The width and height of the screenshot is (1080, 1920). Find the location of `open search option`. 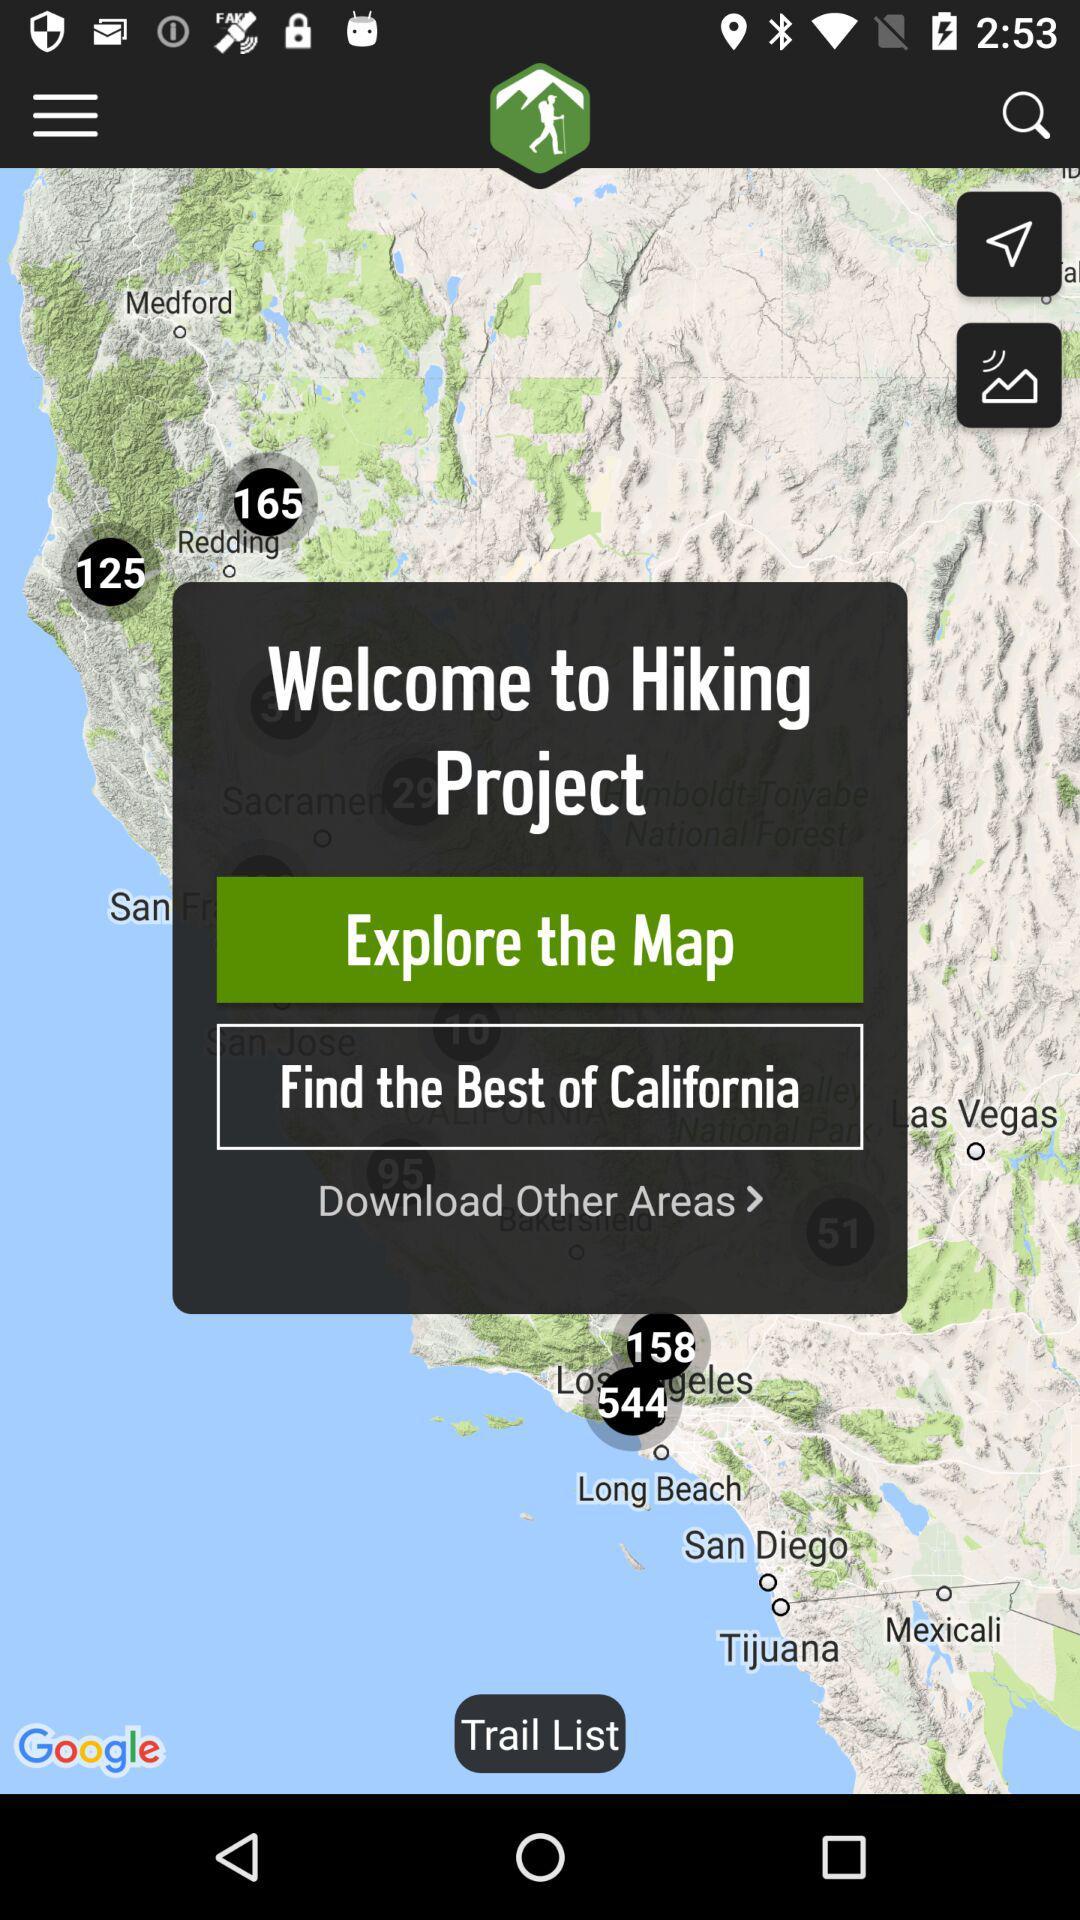

open search option is located at coordinates (1026, 114).